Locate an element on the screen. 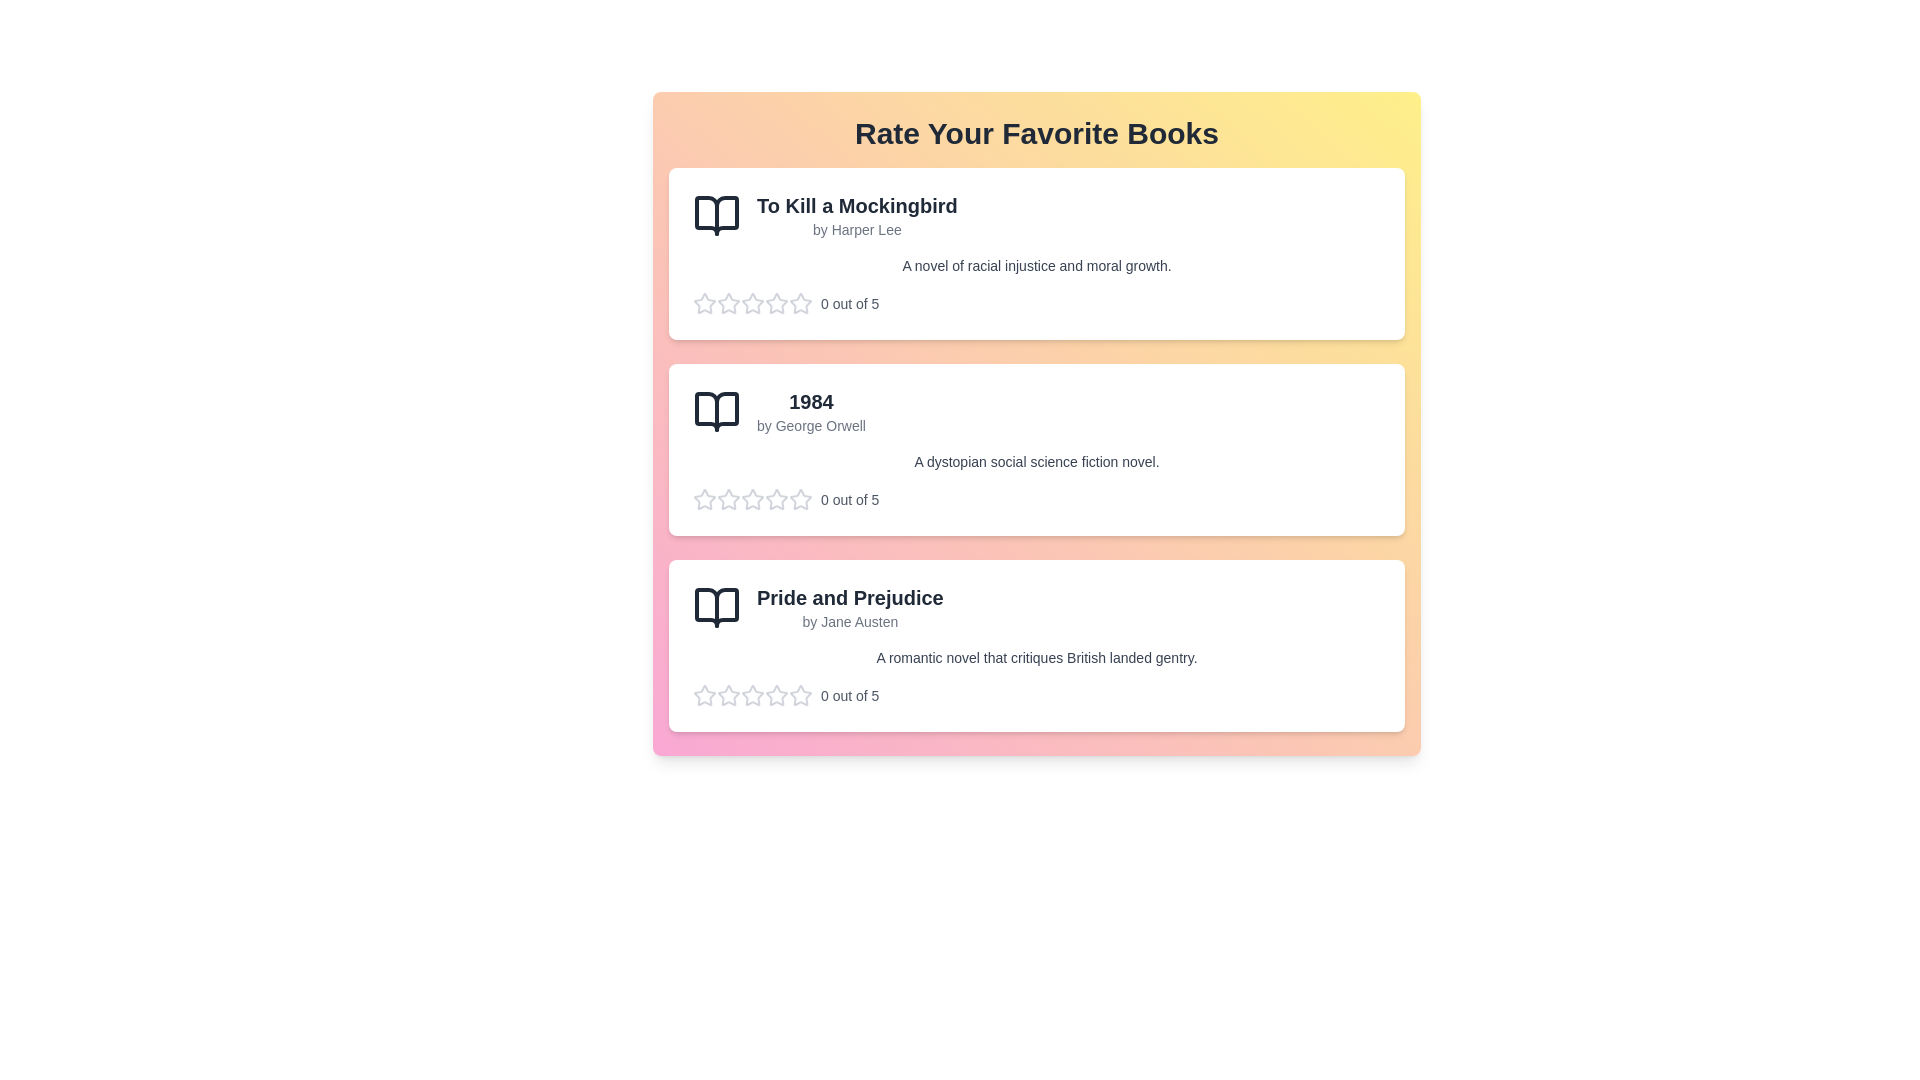 The width and height of the screenshot is (1920, 1080). left half of the pages of the open book icon adjacent to the title '1984' for SVG properties is located at coordinates (716, 411).